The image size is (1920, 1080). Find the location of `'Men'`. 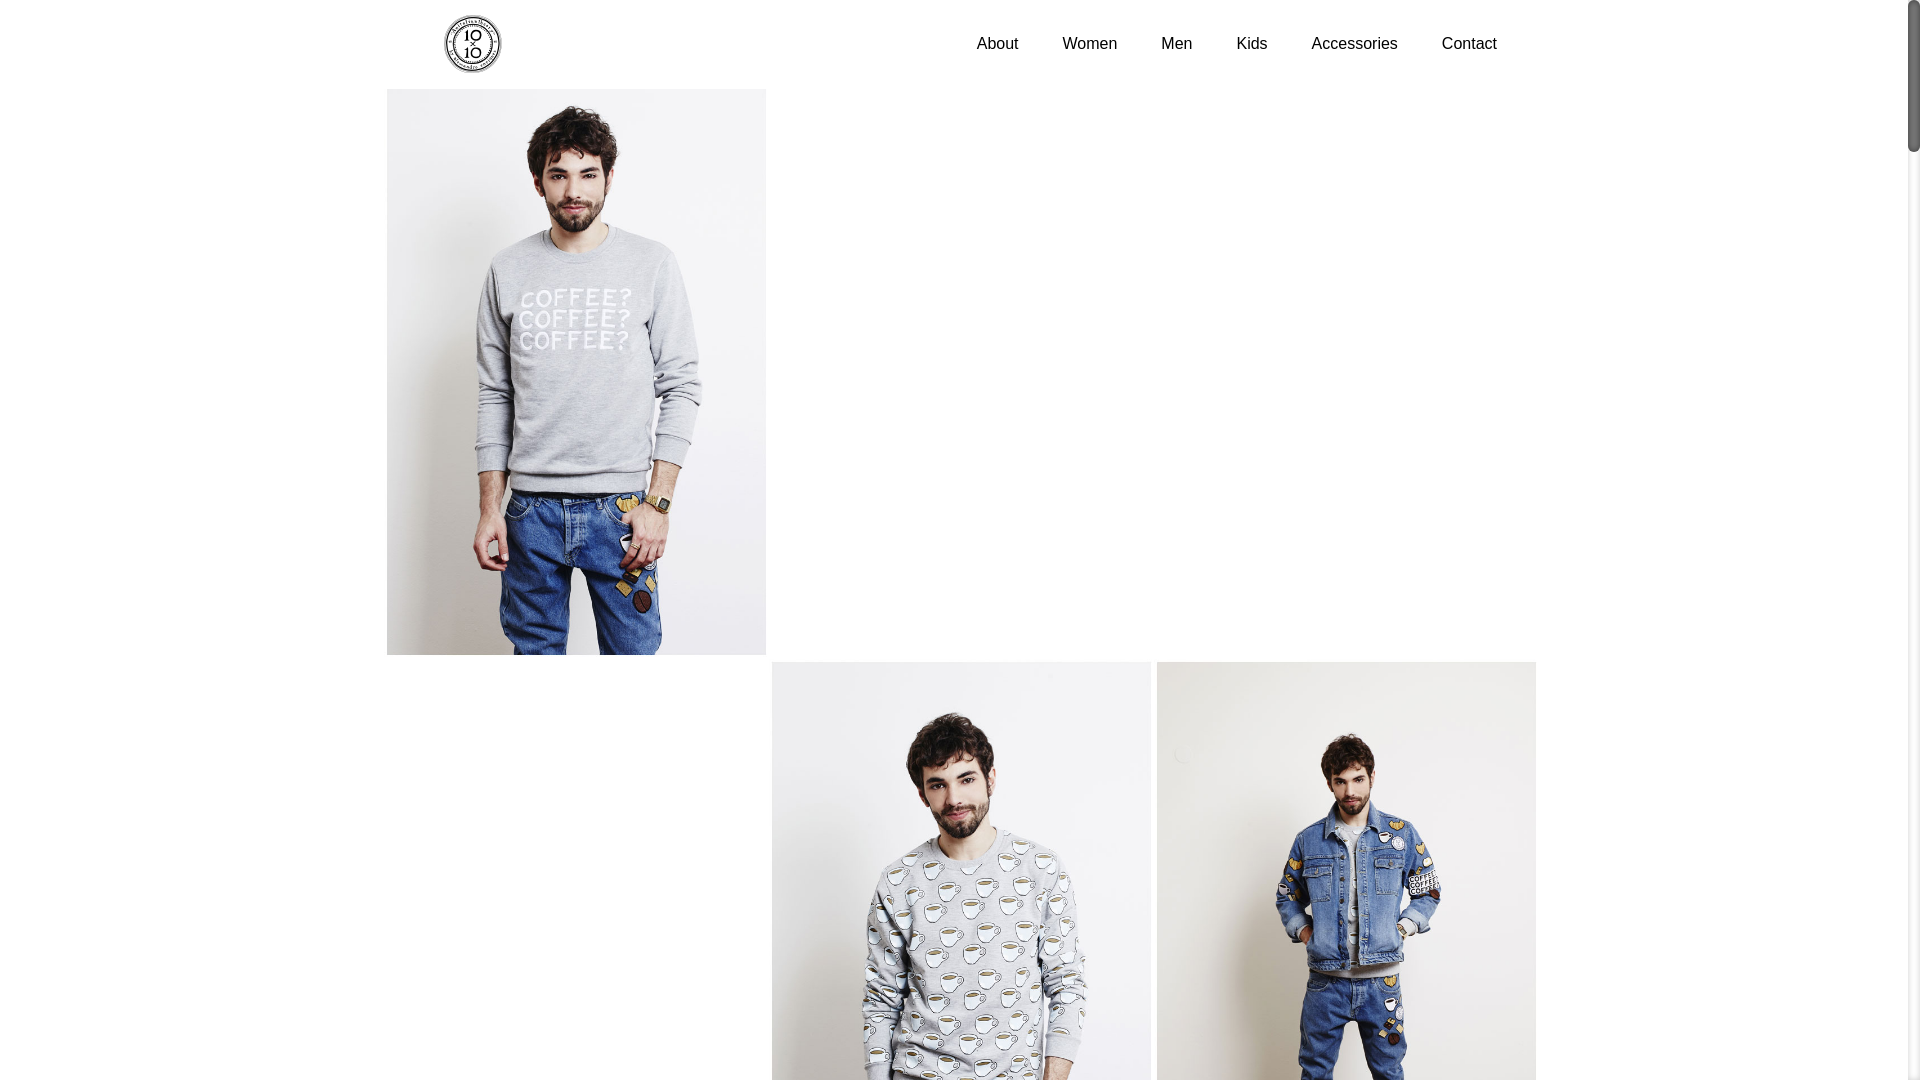

'Men' is located at coordinates (1151, 43).